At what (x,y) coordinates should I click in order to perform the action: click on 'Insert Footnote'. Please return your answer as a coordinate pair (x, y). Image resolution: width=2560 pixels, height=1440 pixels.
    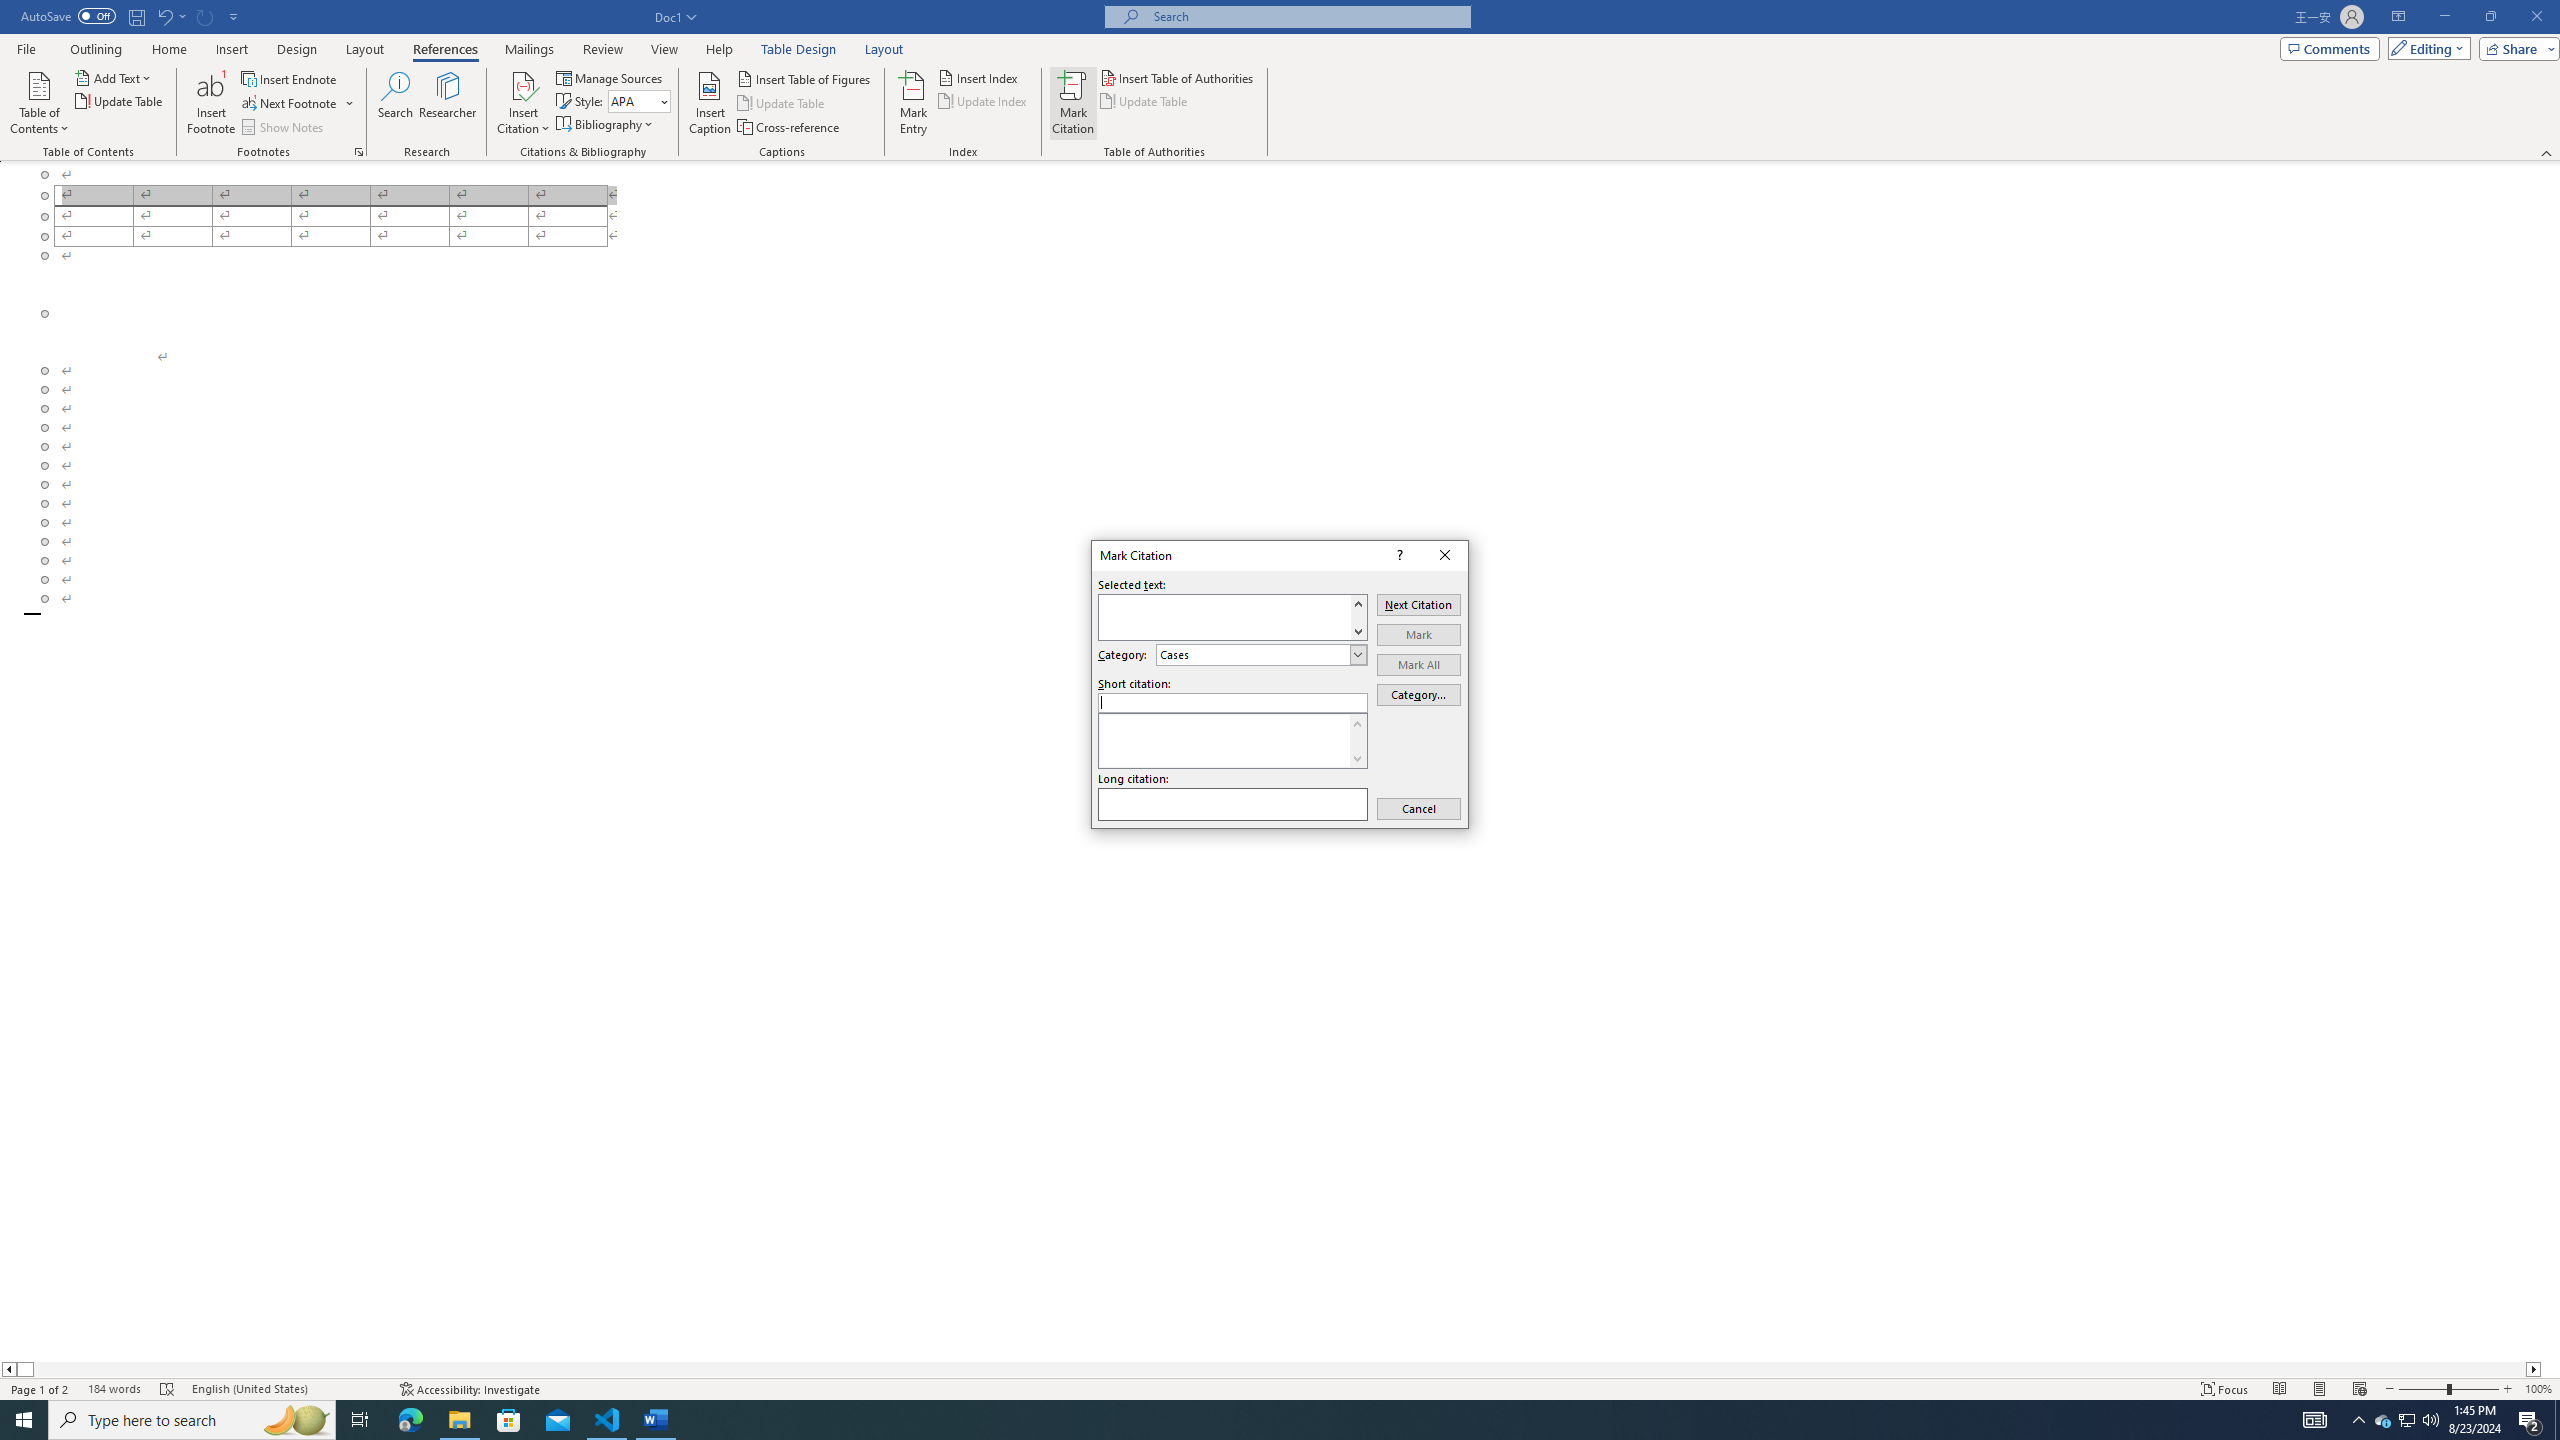
    Looking at the image, I should click on (211, 103).